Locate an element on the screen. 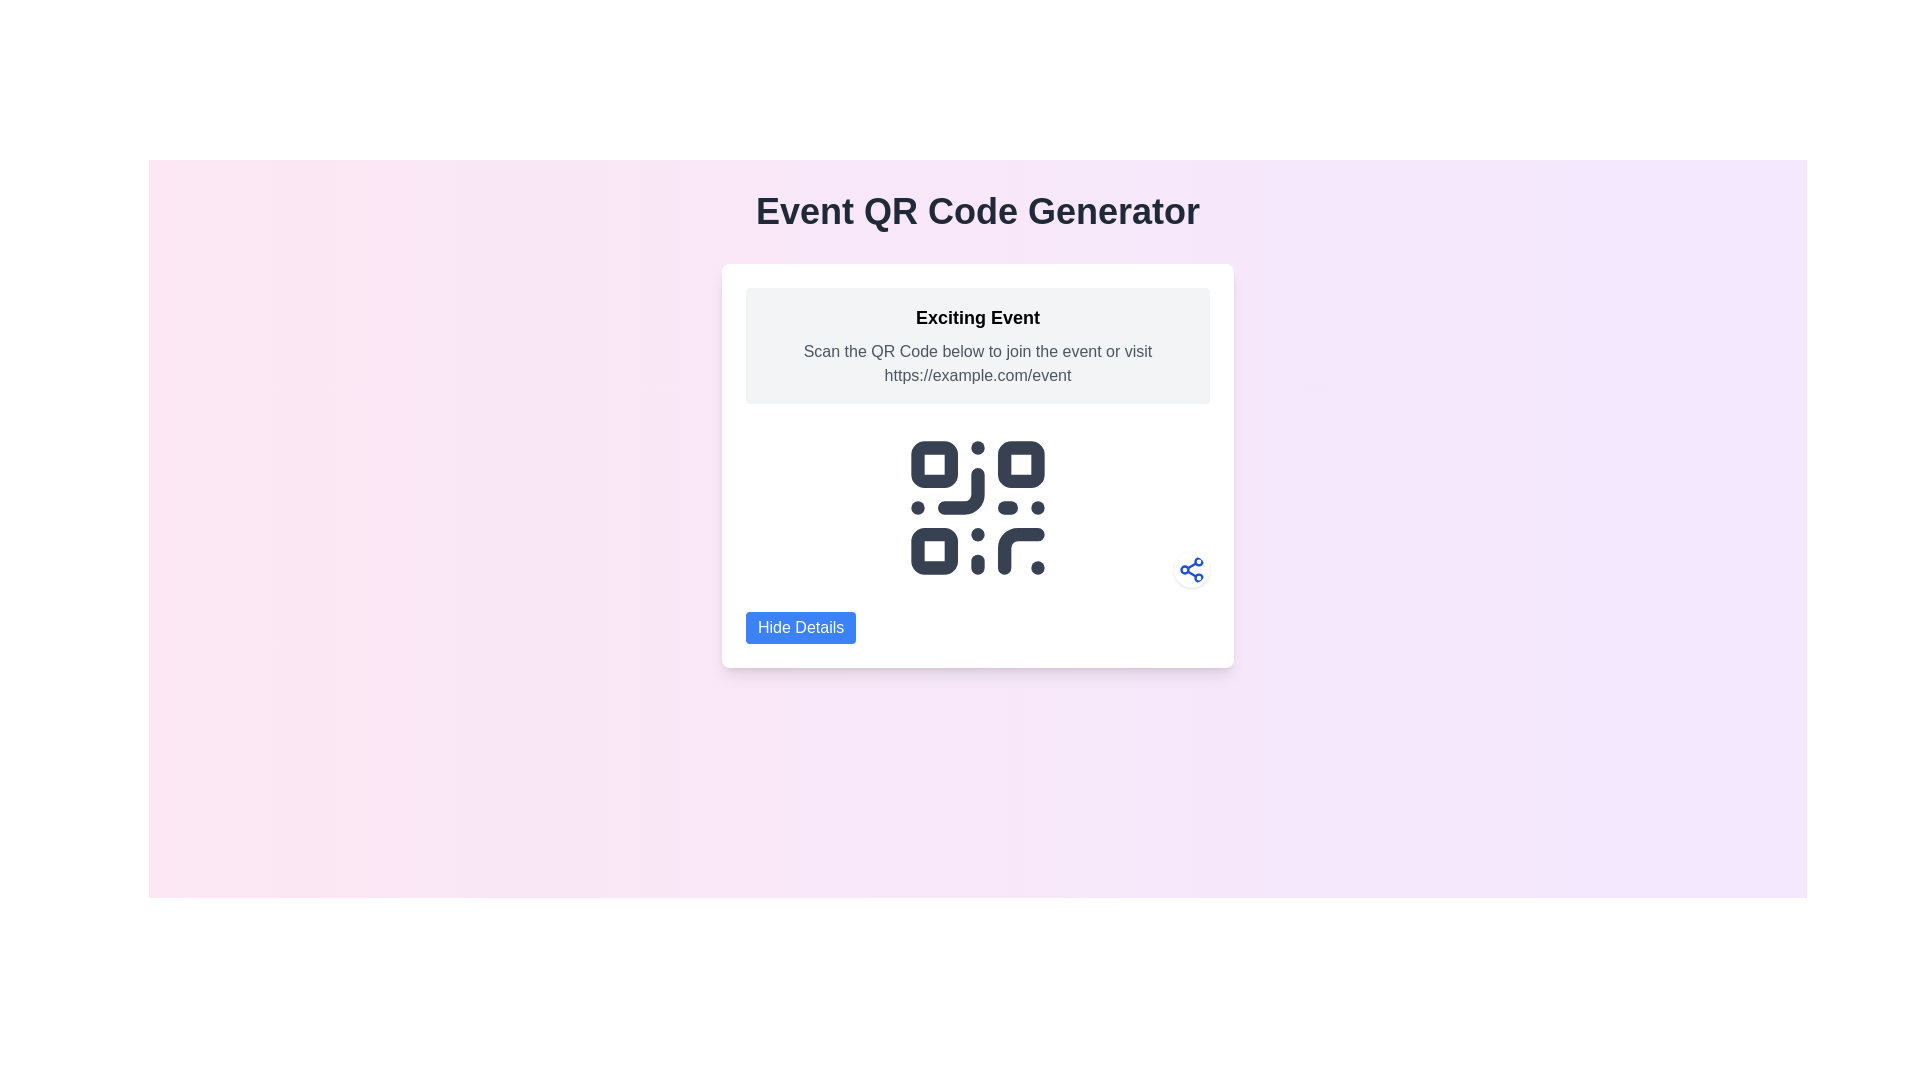  the title text element located at the top of the layout, which serves to provide users a clear understanding of the page's purpose is located at coordinates (978, 212).